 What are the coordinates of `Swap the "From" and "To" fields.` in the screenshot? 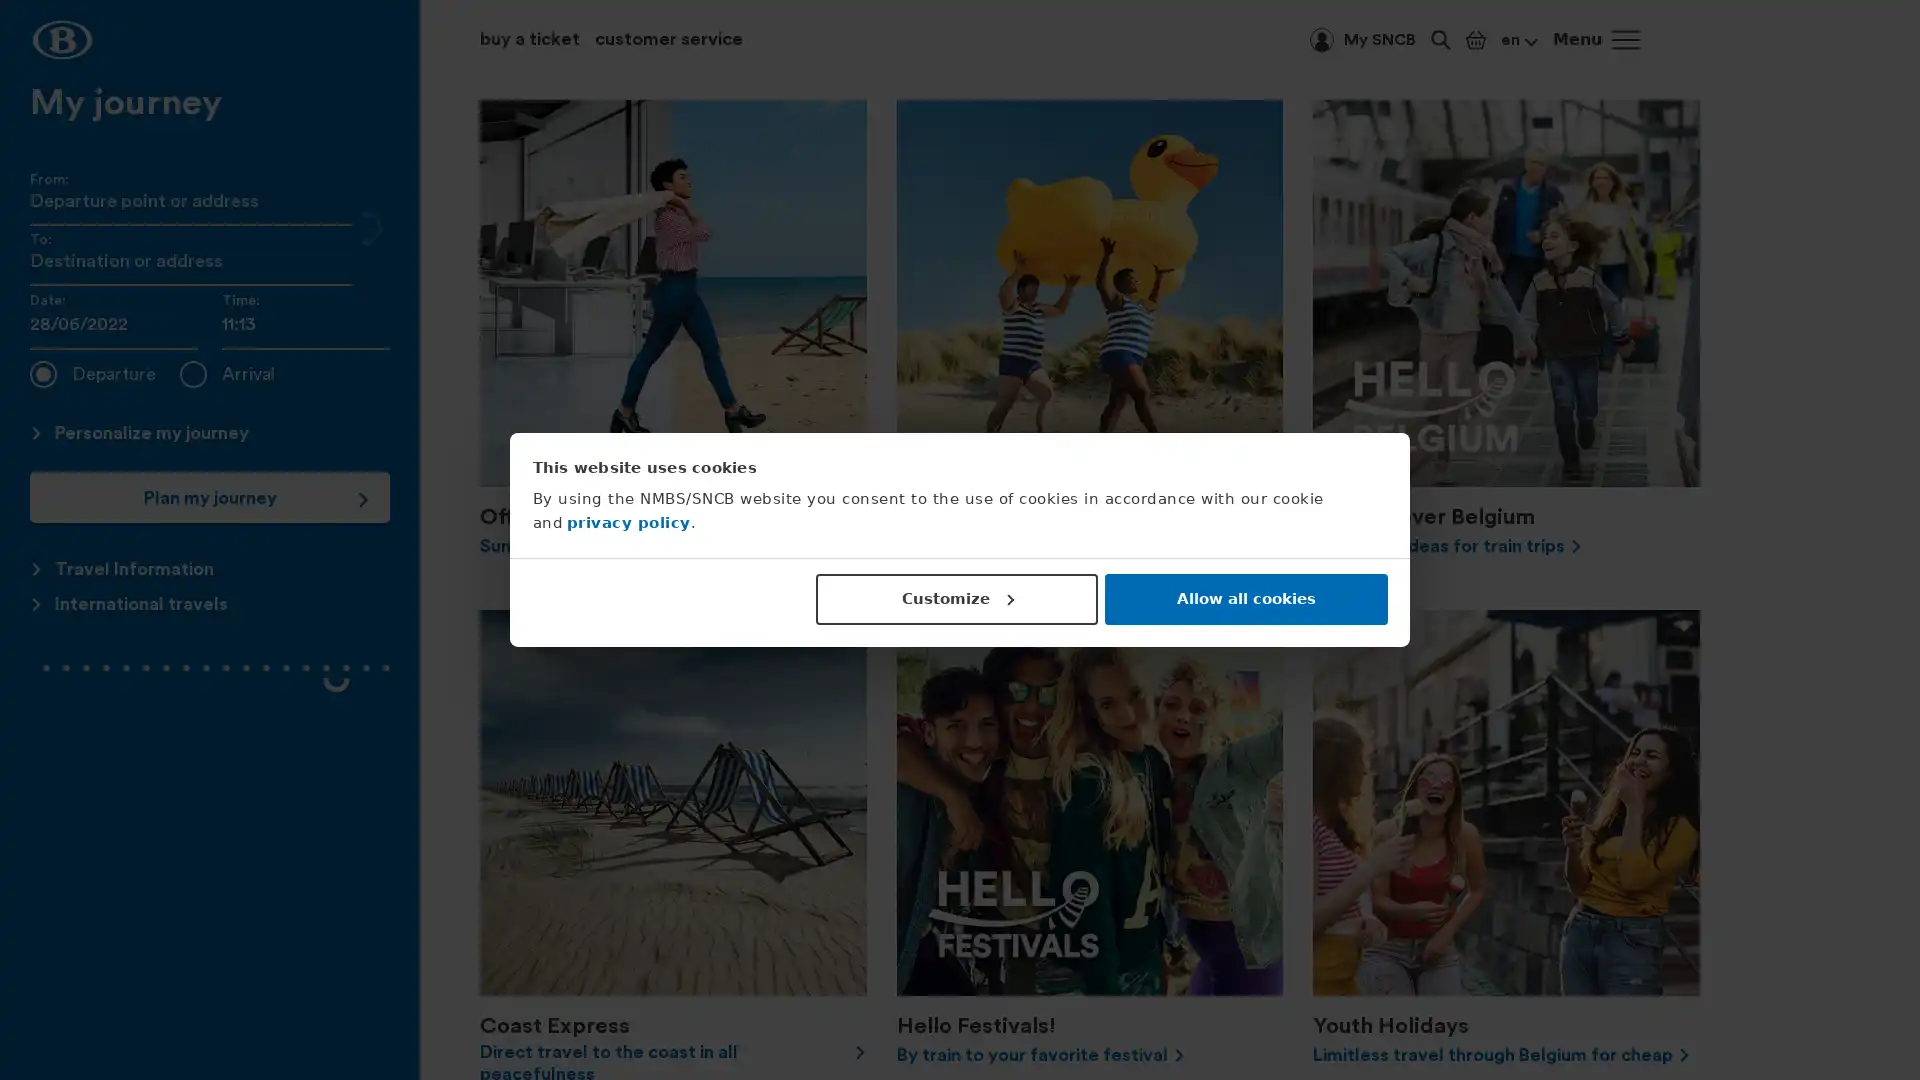 It's located at (370, 226).